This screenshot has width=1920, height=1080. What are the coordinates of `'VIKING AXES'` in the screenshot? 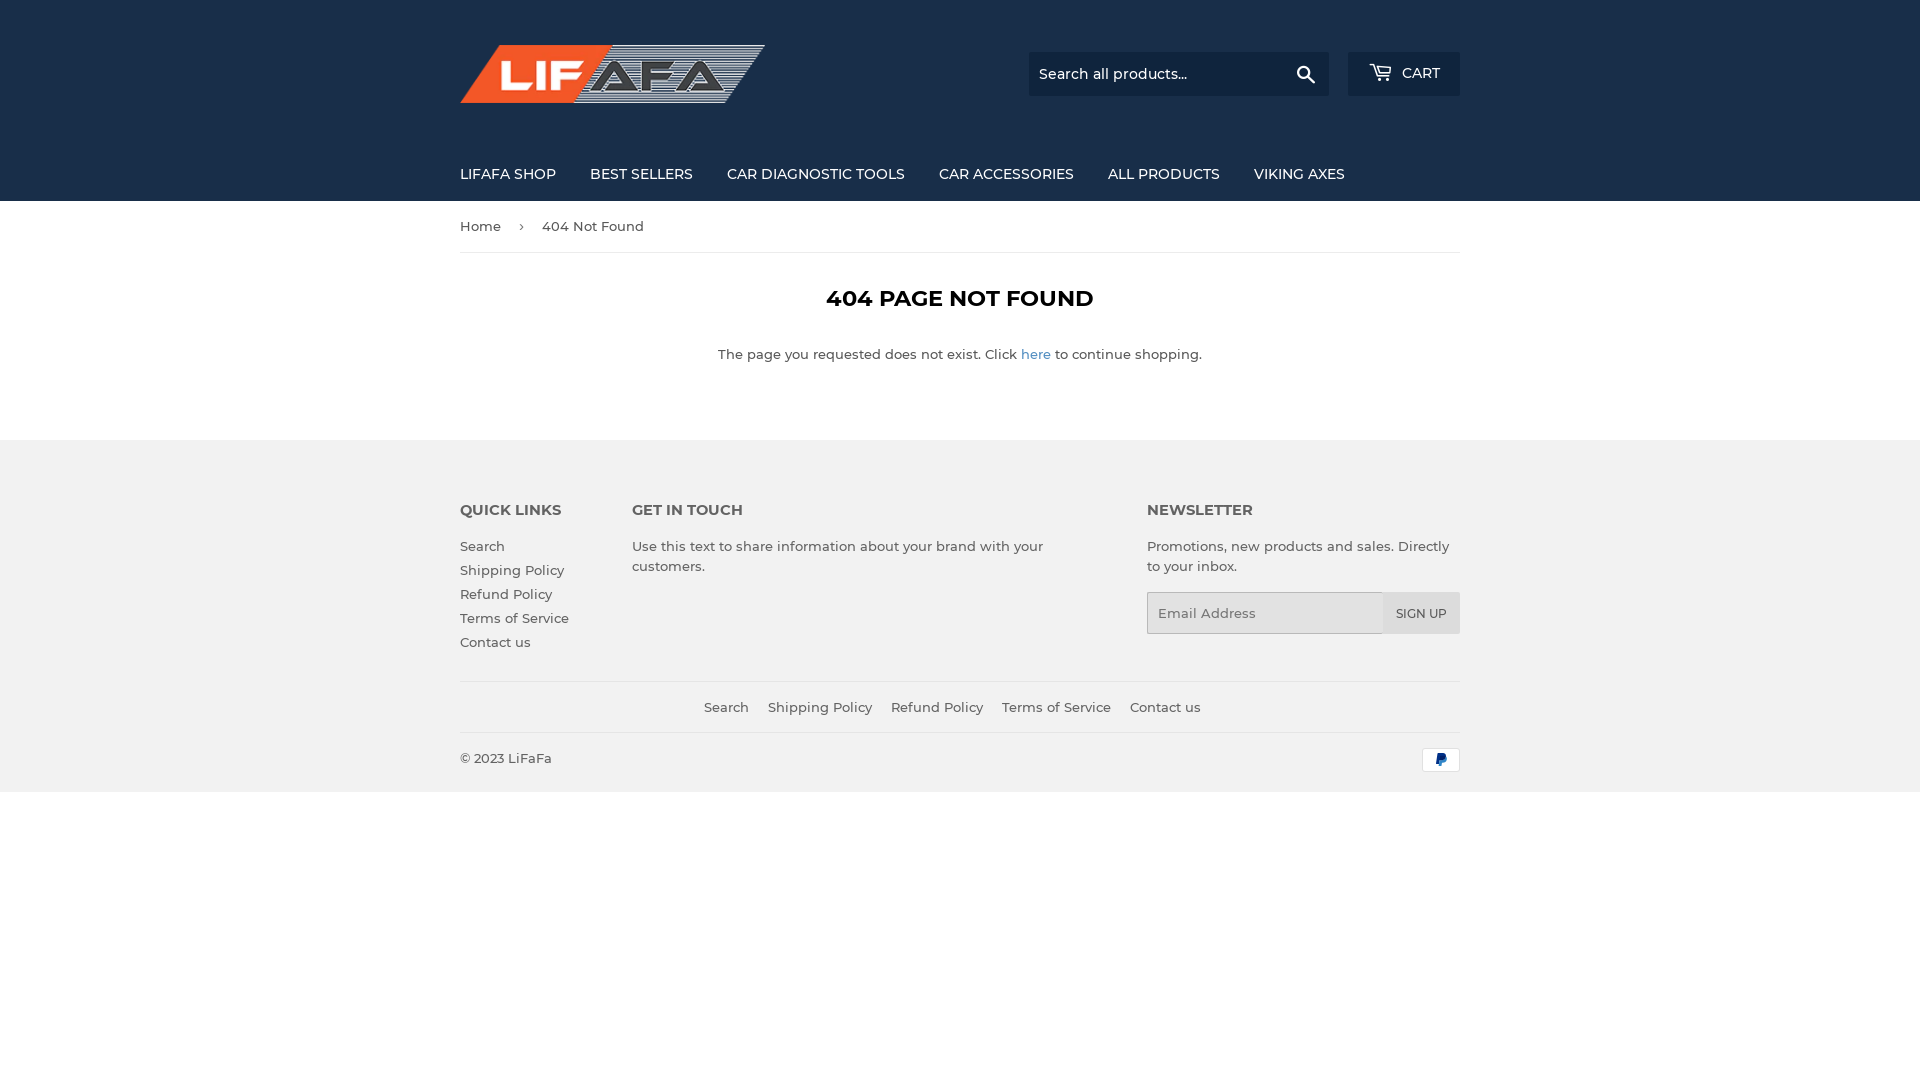 It's located at (1299, 172).